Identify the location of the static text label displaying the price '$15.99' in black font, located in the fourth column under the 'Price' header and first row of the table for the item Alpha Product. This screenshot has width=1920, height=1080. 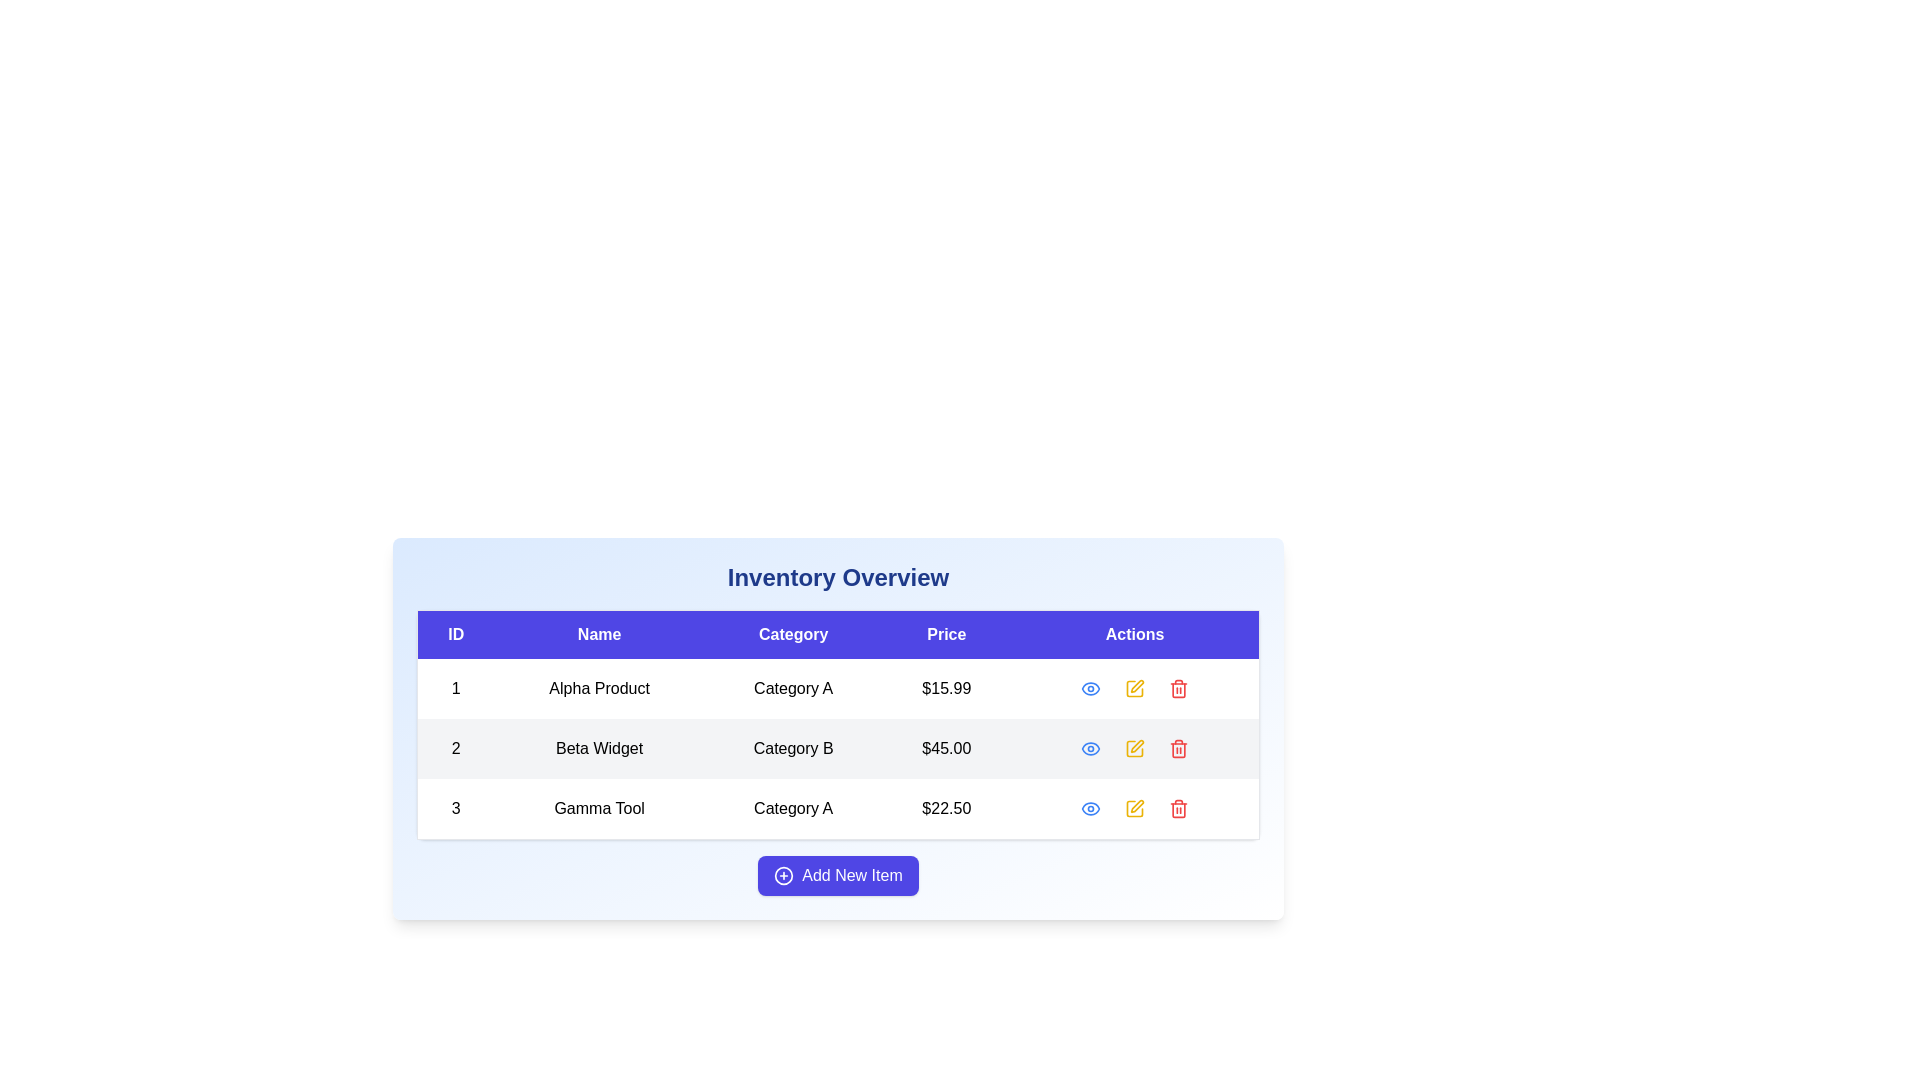
(945, 688).